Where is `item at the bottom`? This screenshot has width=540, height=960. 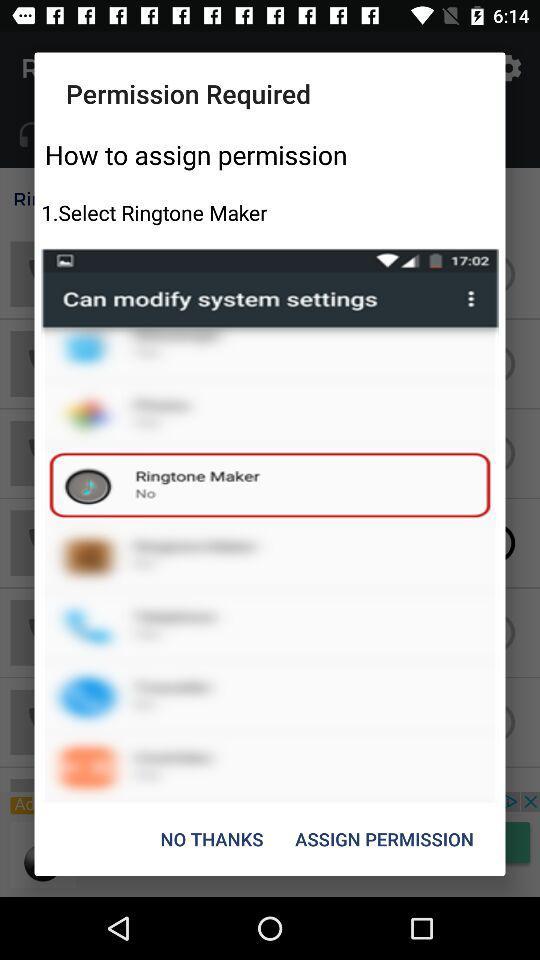
item at the bottom is located at coordinates (211, 839).